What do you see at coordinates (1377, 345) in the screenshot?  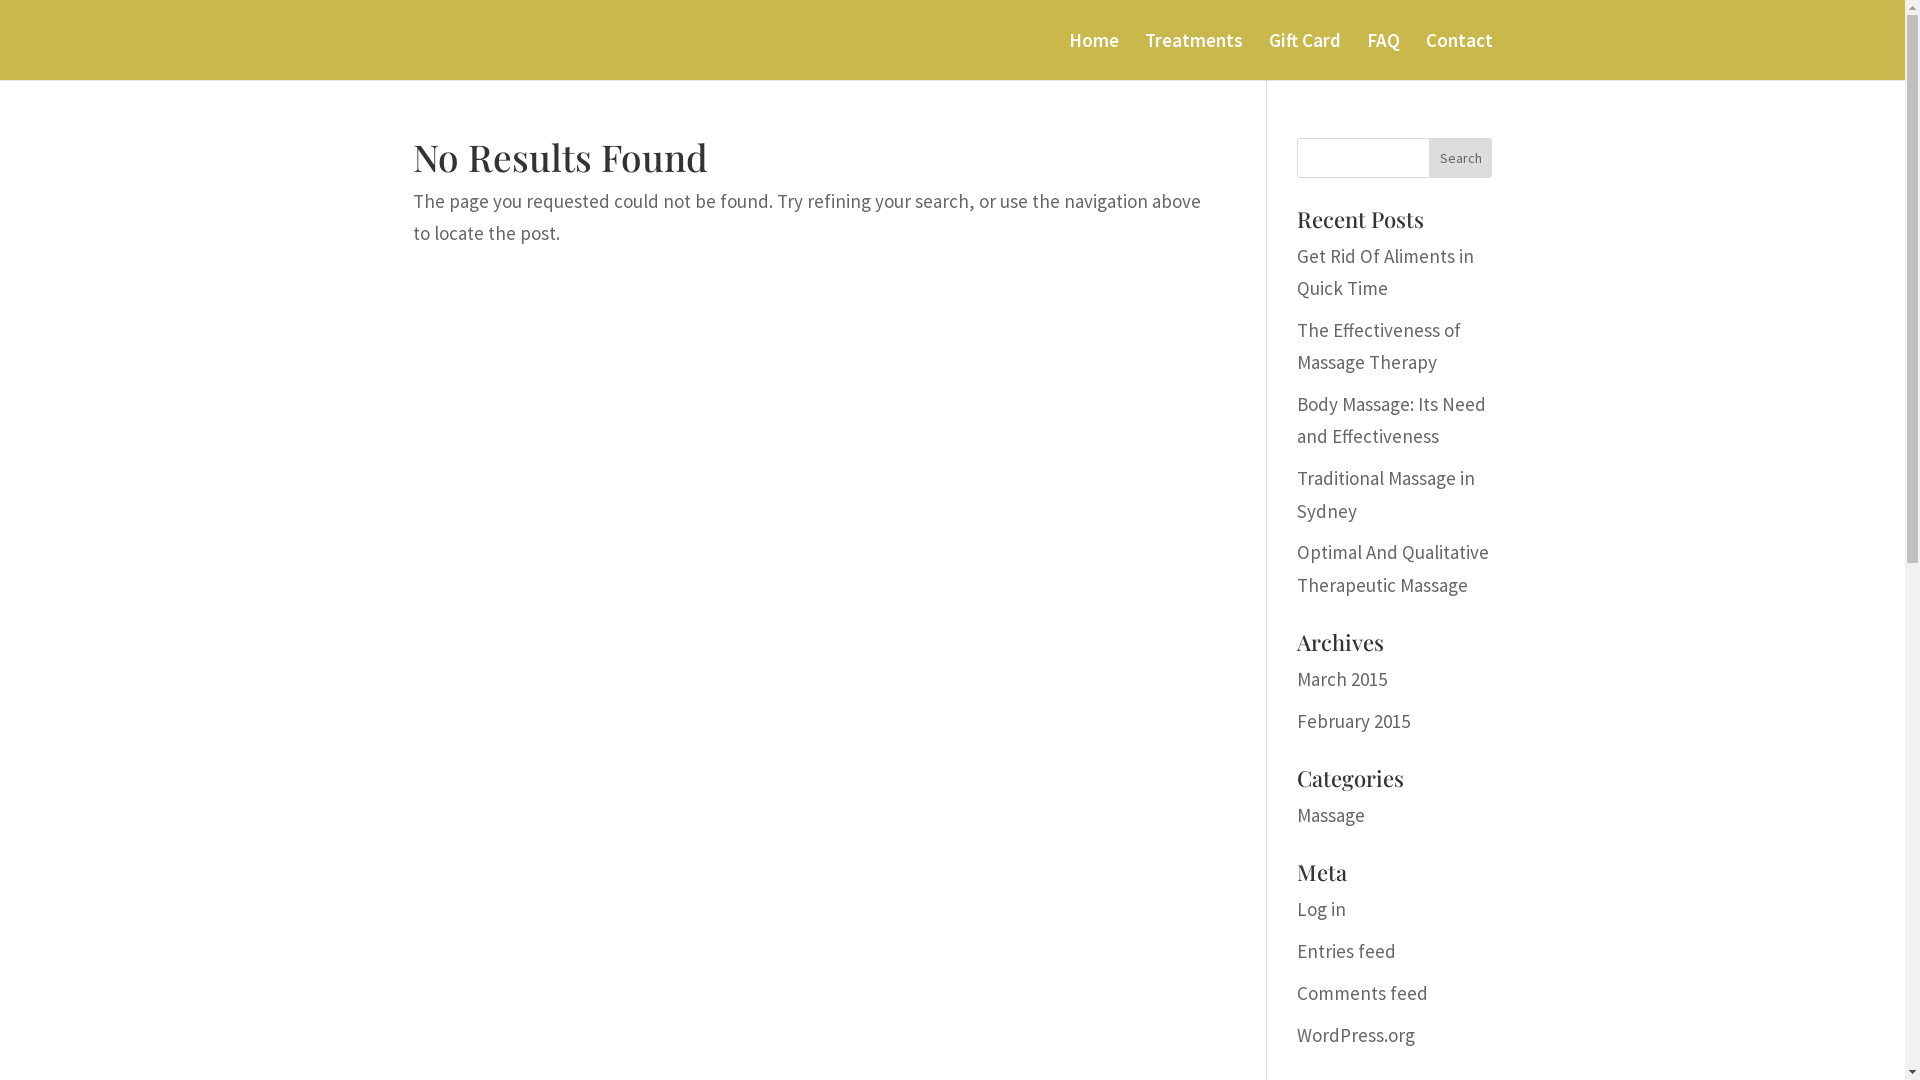 I see `'The Effectiveness of Massage Therapy'` at bounding box center [1377, 345].